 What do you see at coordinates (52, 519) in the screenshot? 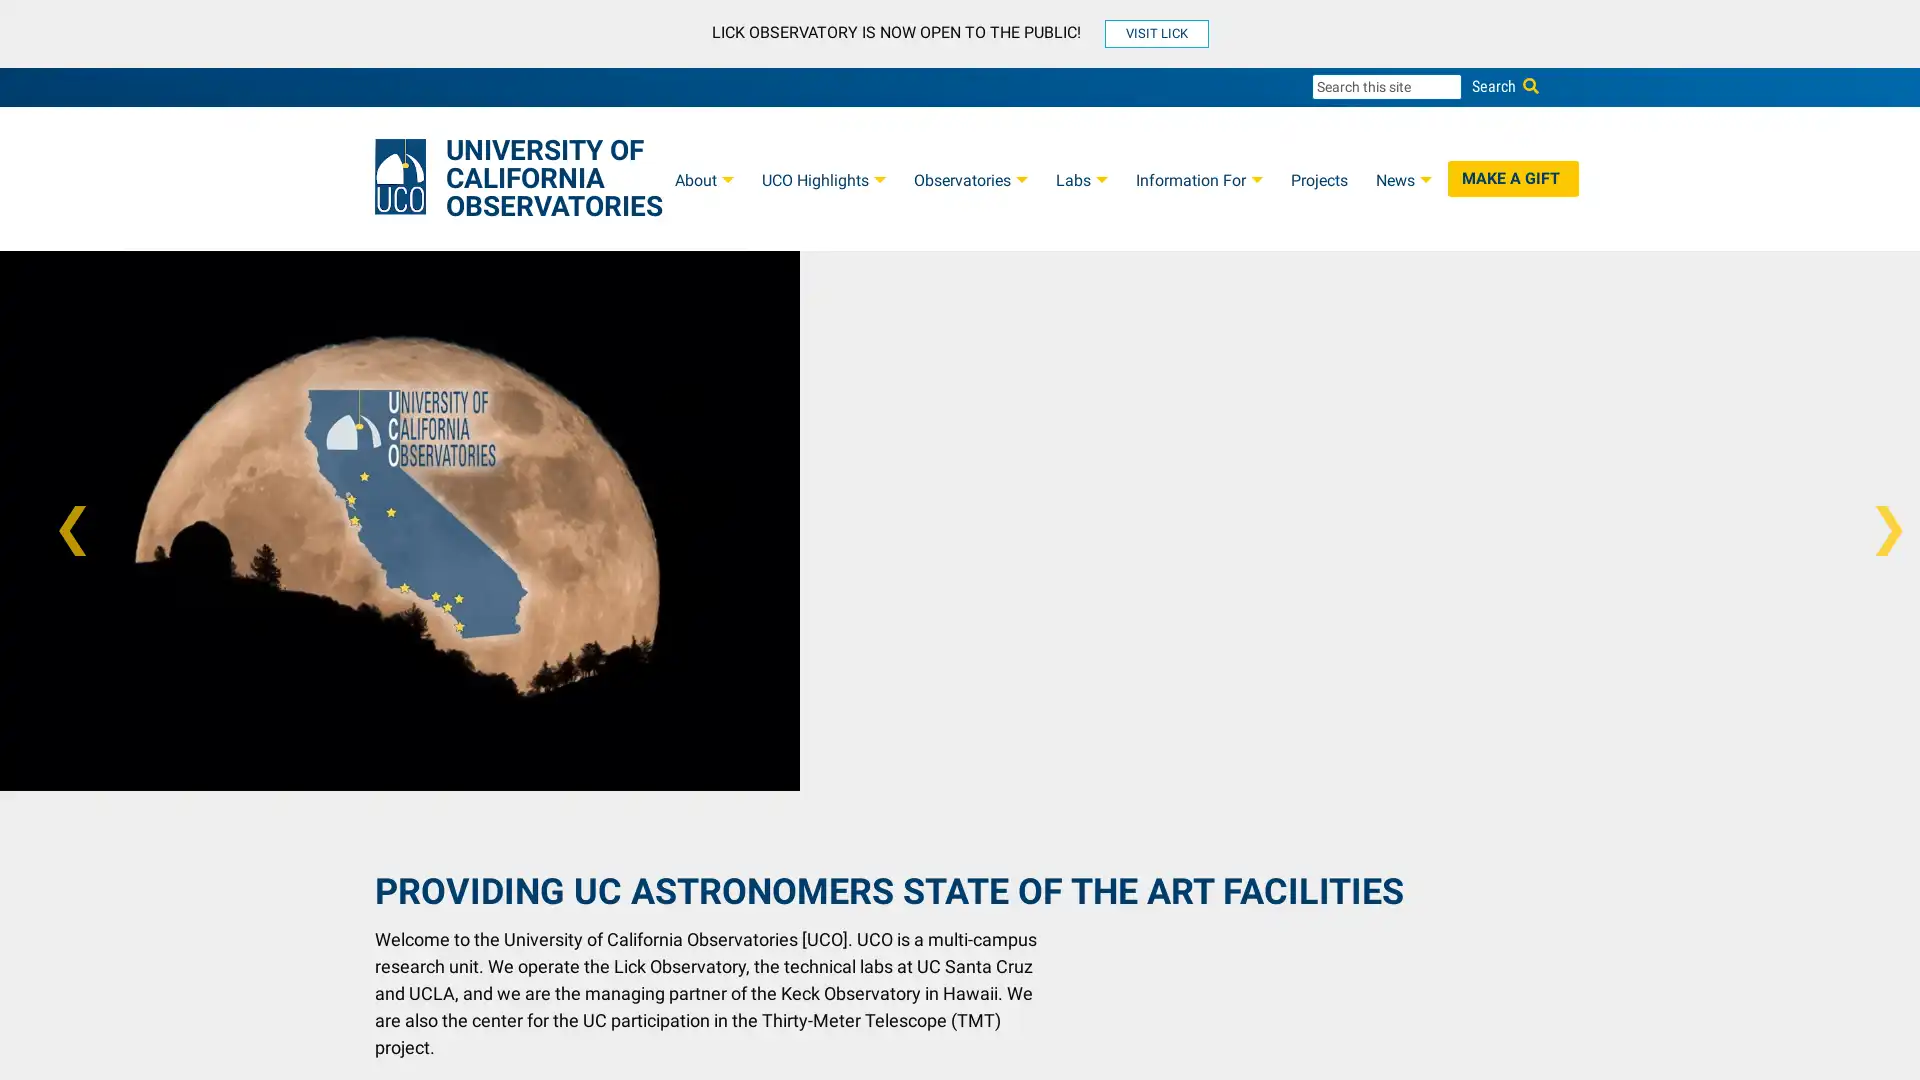
I see `Previous` at bounding box center [52, 519].